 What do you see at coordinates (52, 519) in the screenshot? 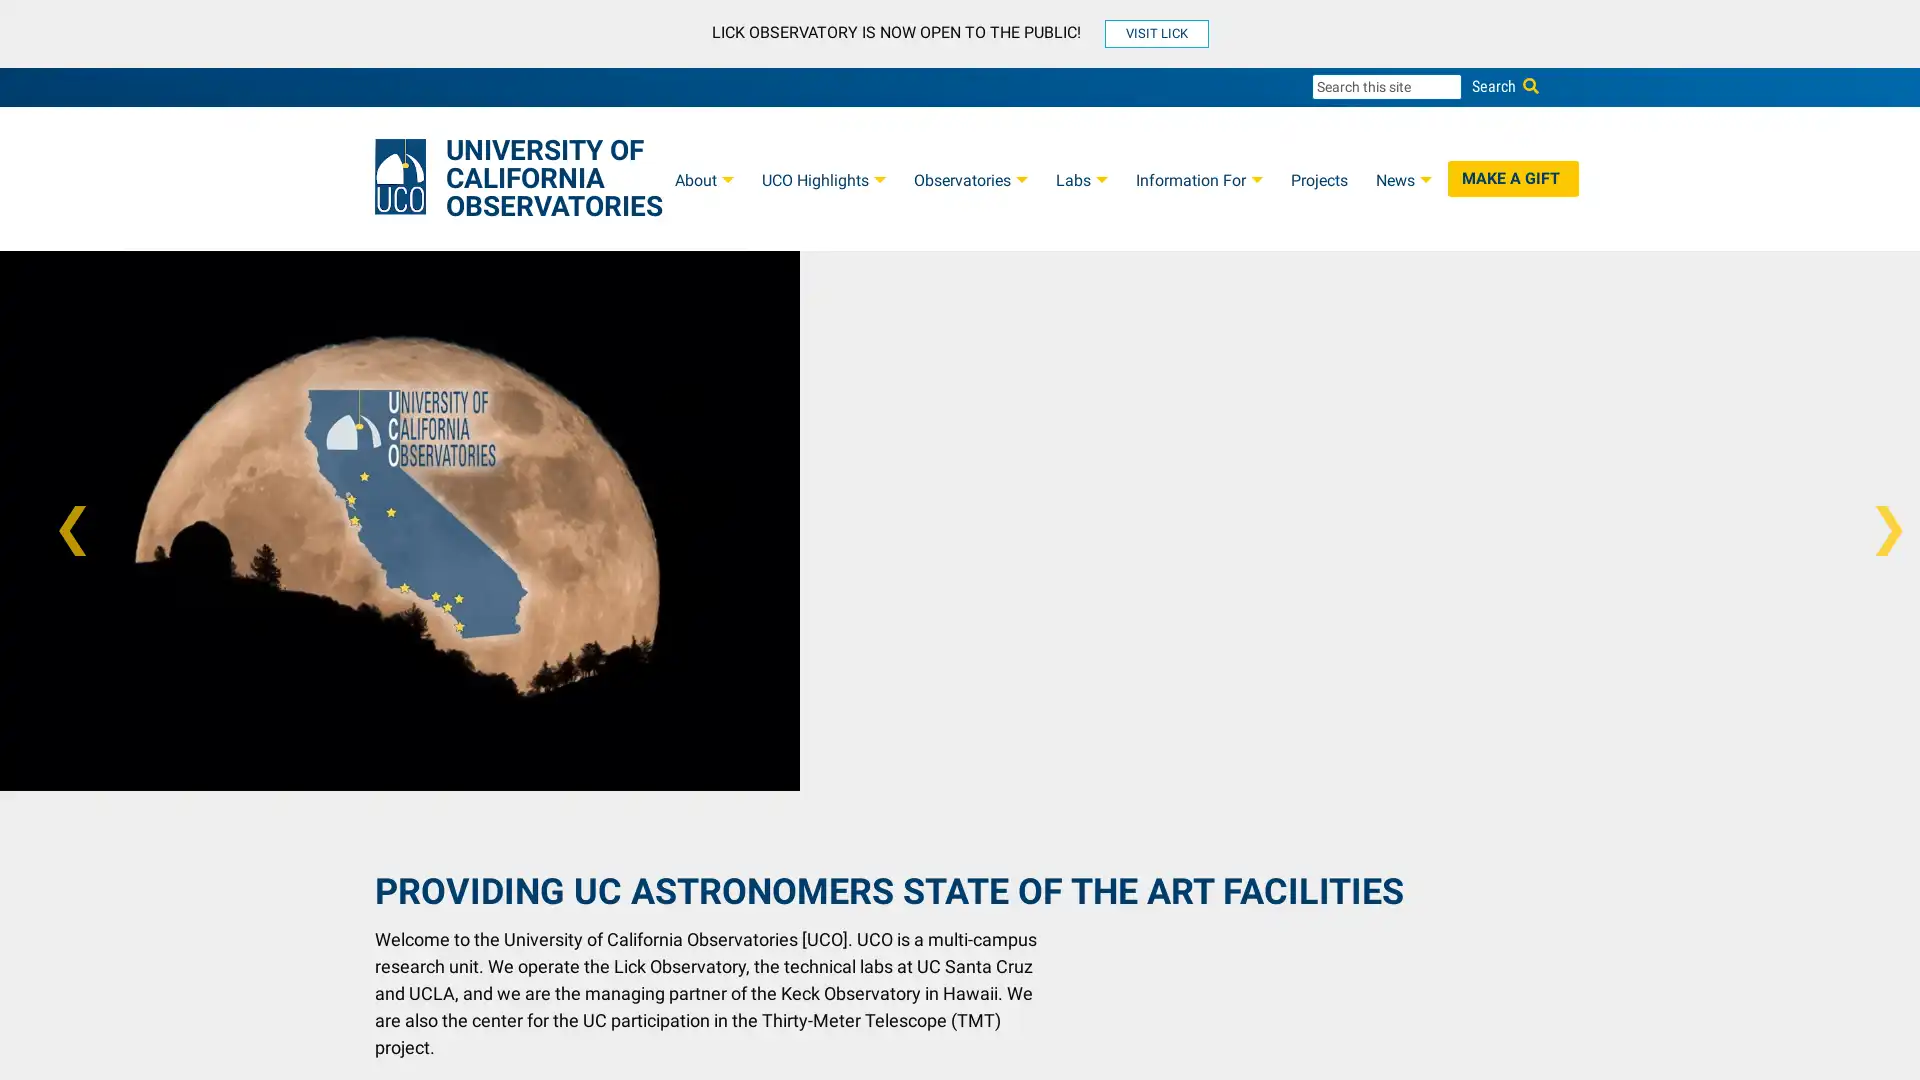
I see `Previous` at bounding box center [52, 519].